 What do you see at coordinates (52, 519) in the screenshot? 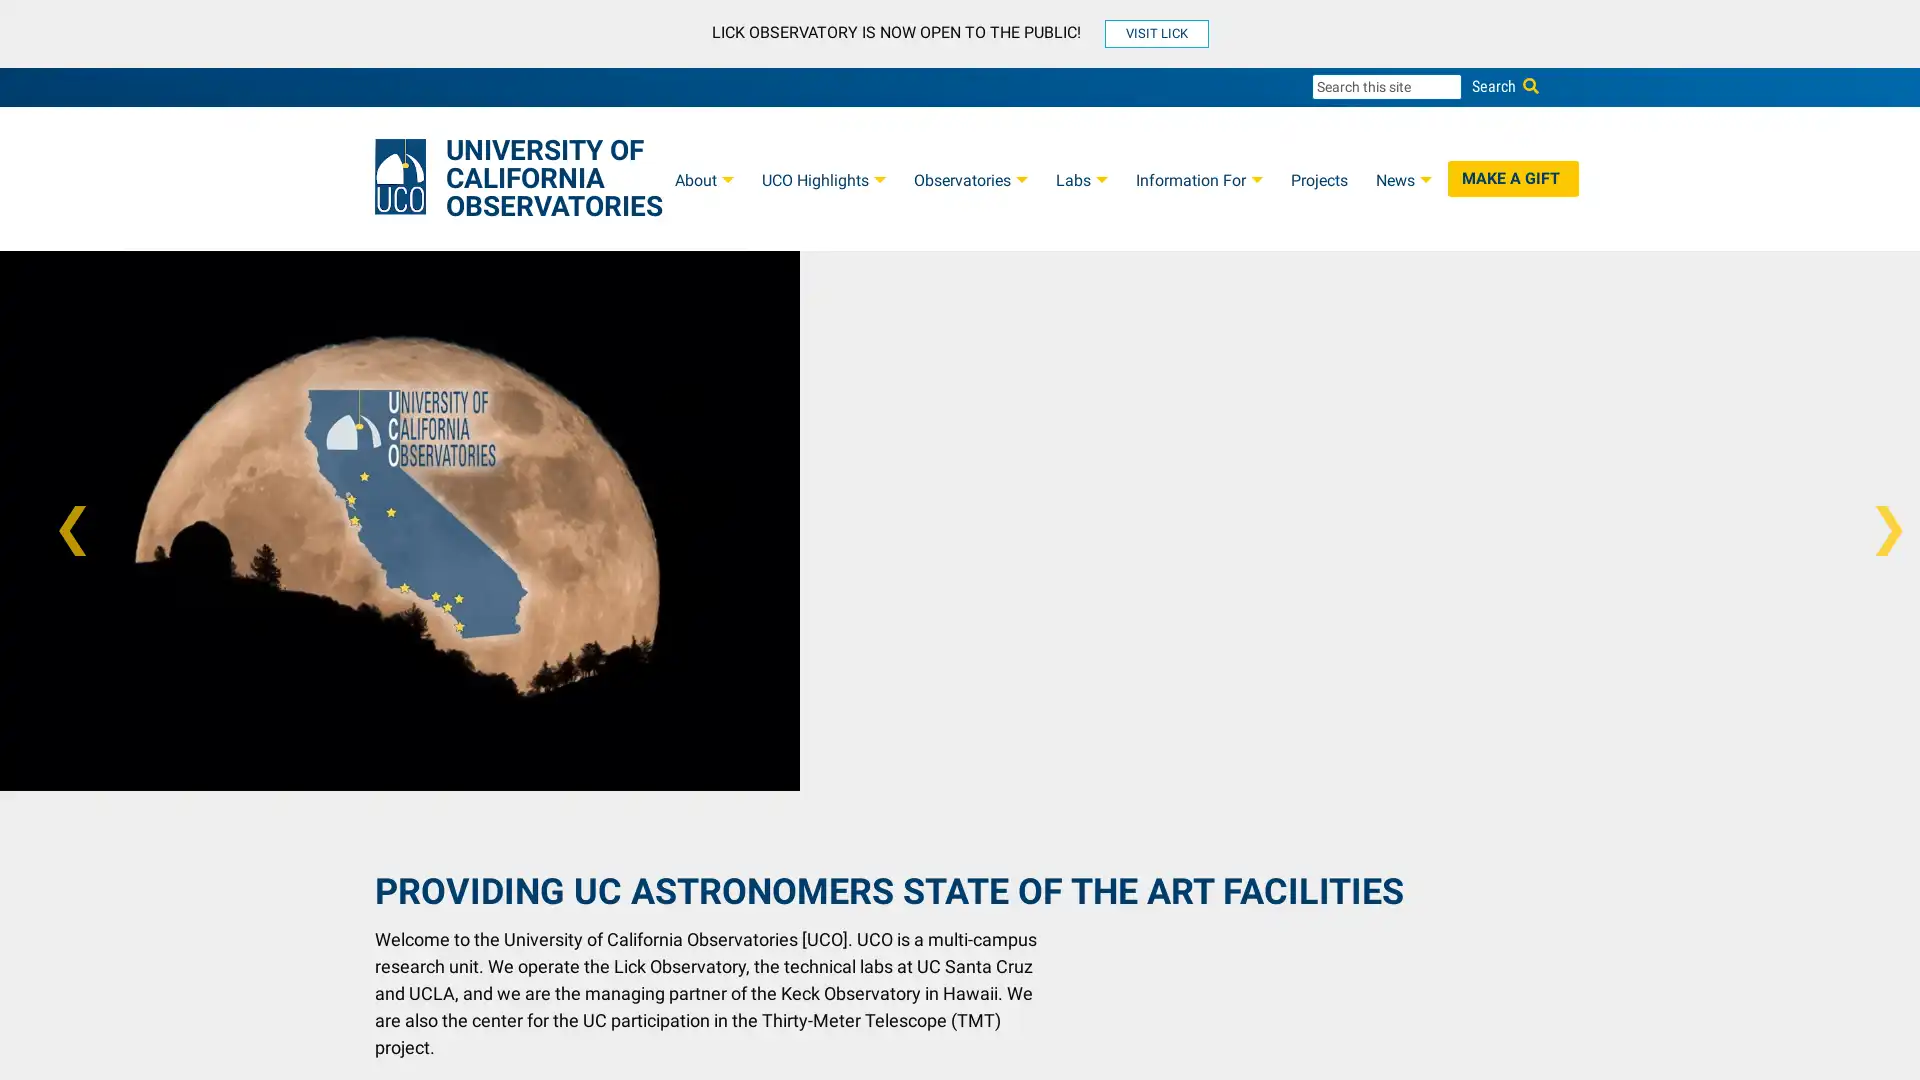
I see `Previous` at bounding box center [52, 519].